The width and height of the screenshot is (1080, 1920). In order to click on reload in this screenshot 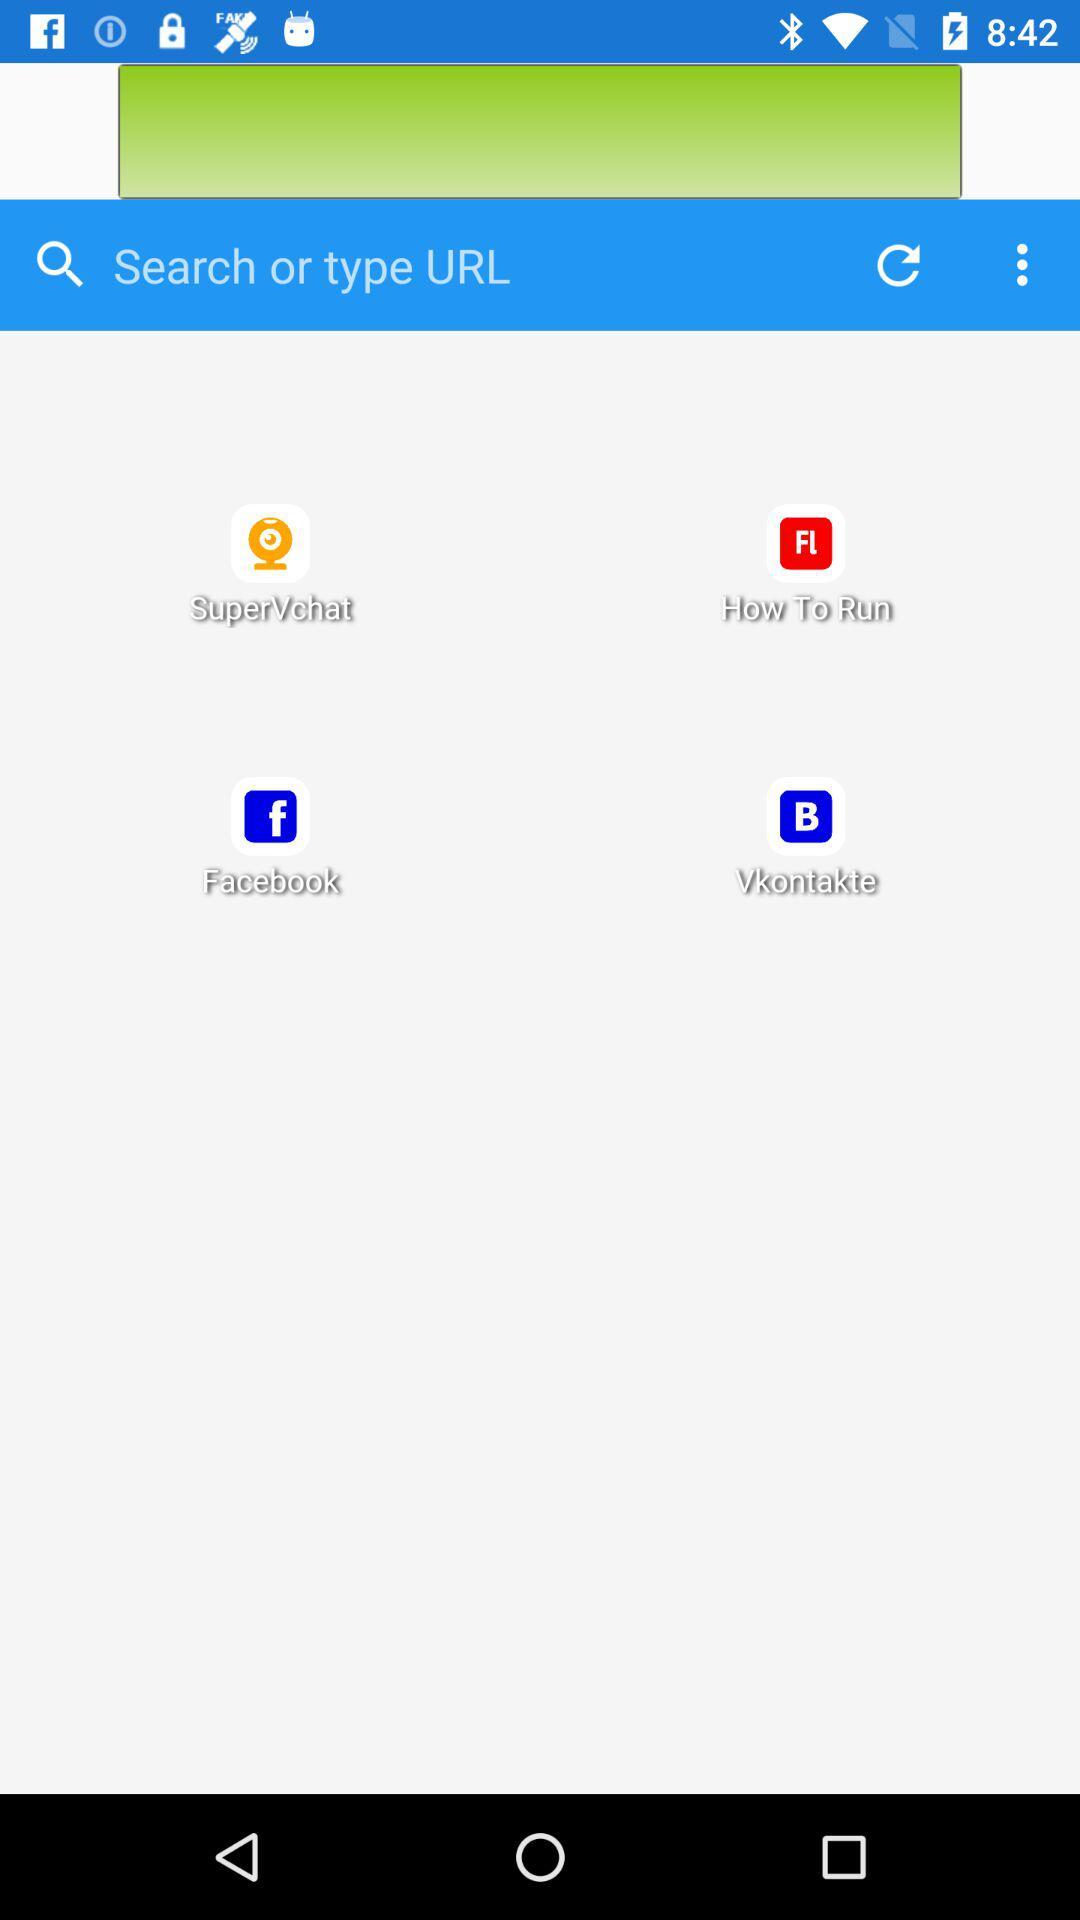, I will do `click(892, 264)`.